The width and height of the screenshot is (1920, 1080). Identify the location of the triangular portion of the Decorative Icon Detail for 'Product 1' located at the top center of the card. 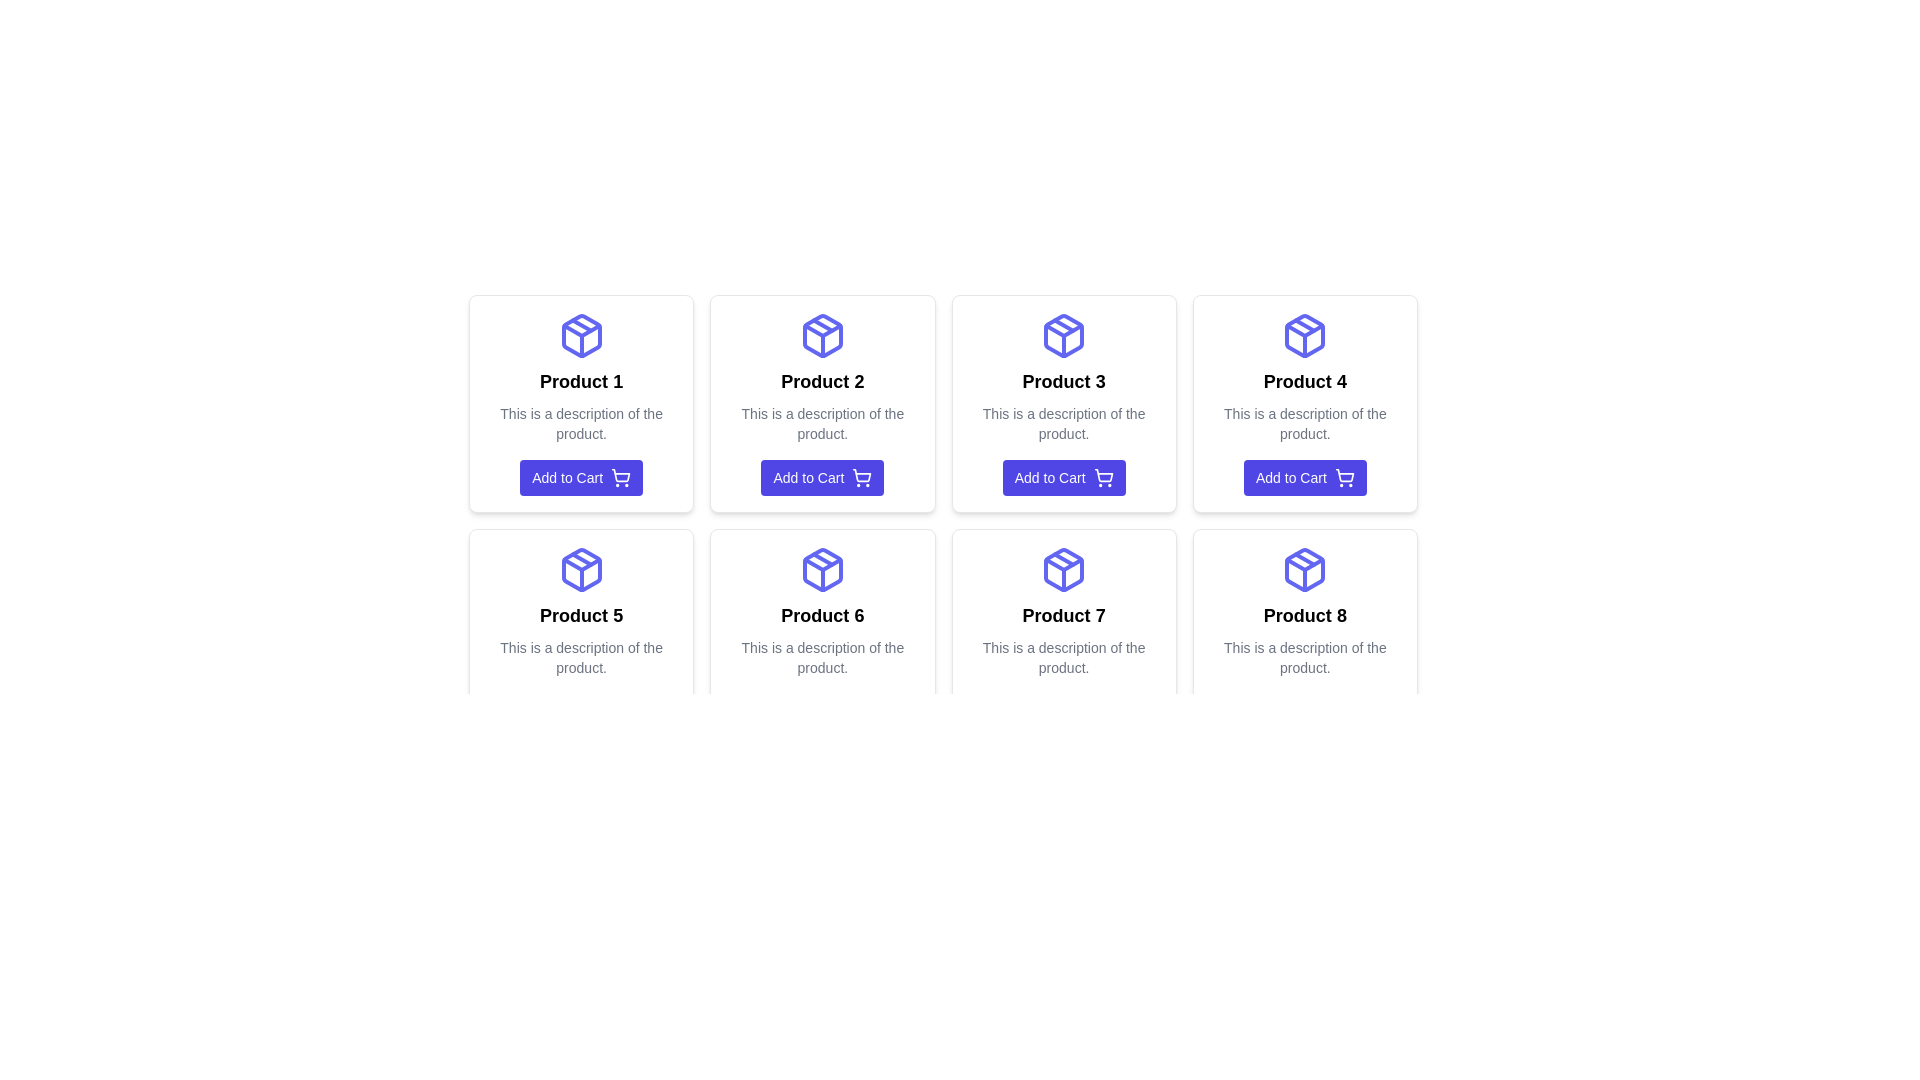
(580, 330).